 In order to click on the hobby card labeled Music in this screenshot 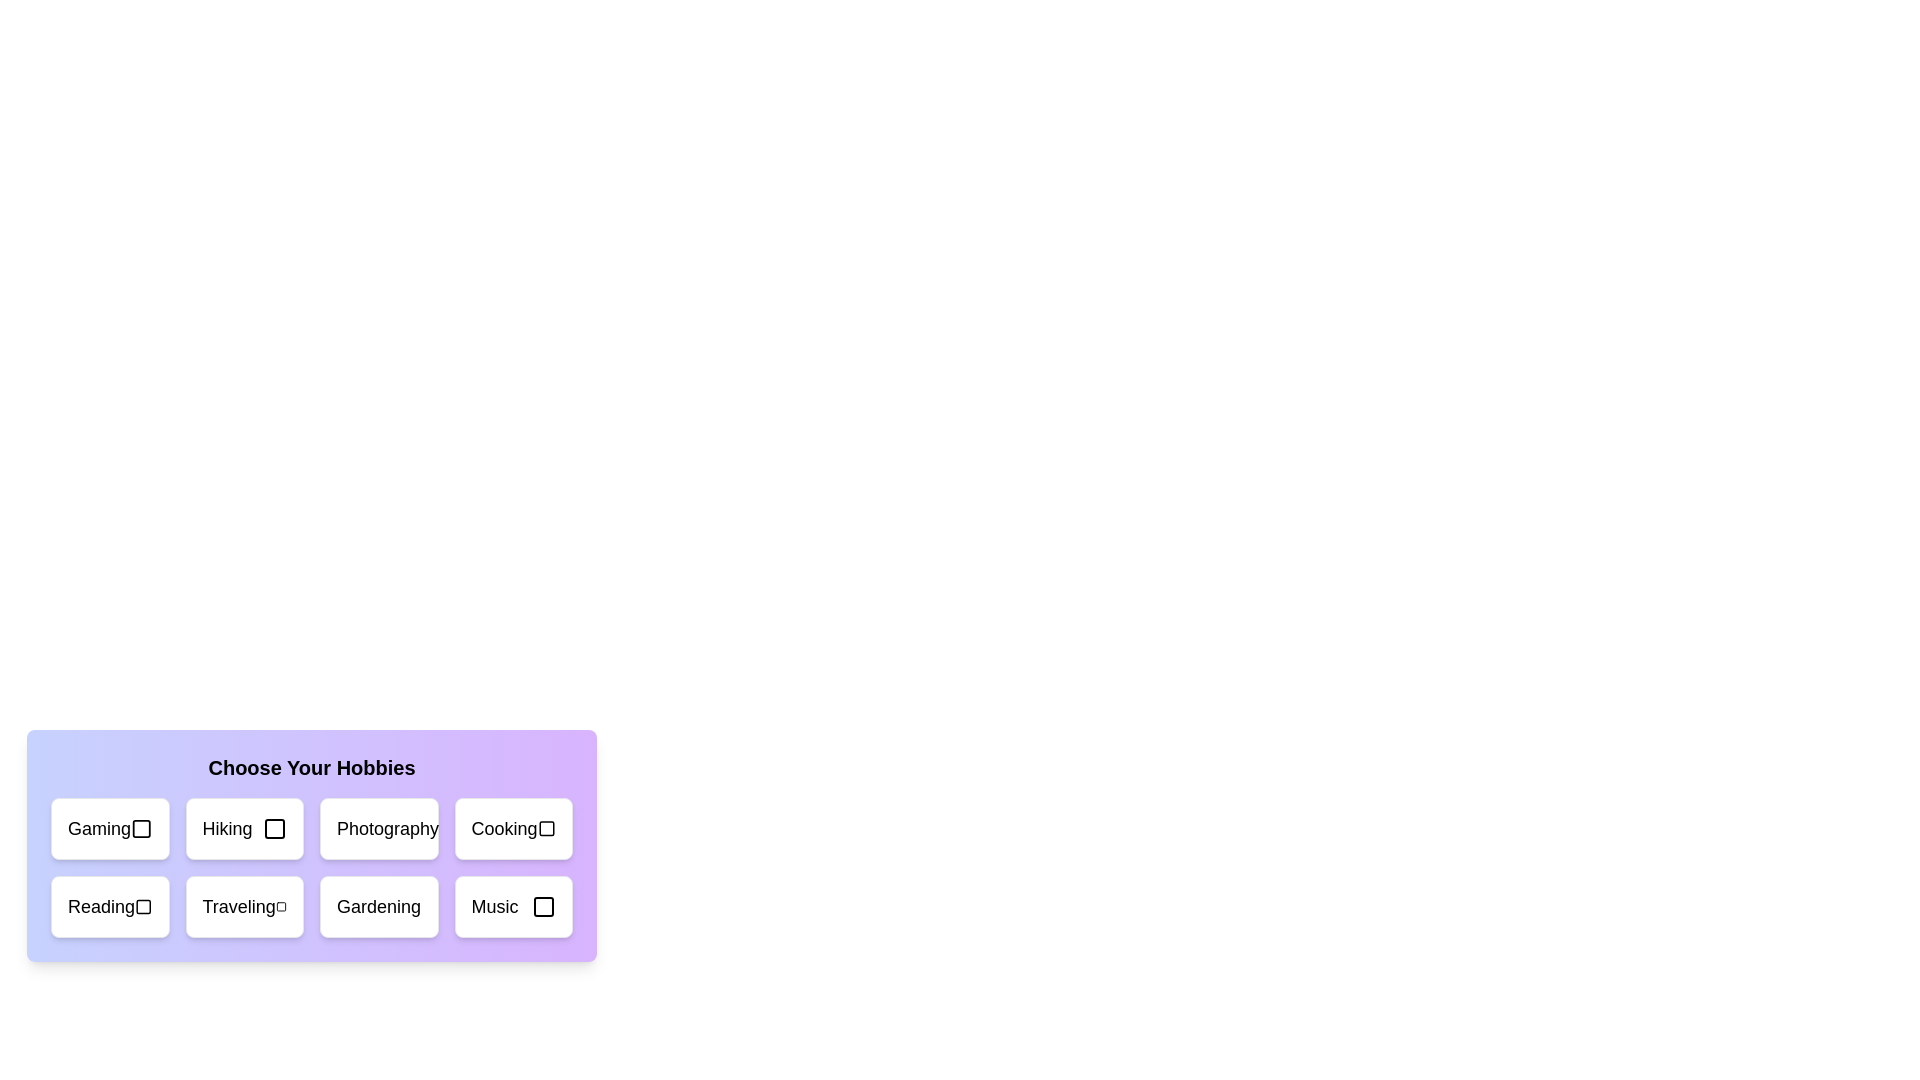, I will do `click(513, 906)`.